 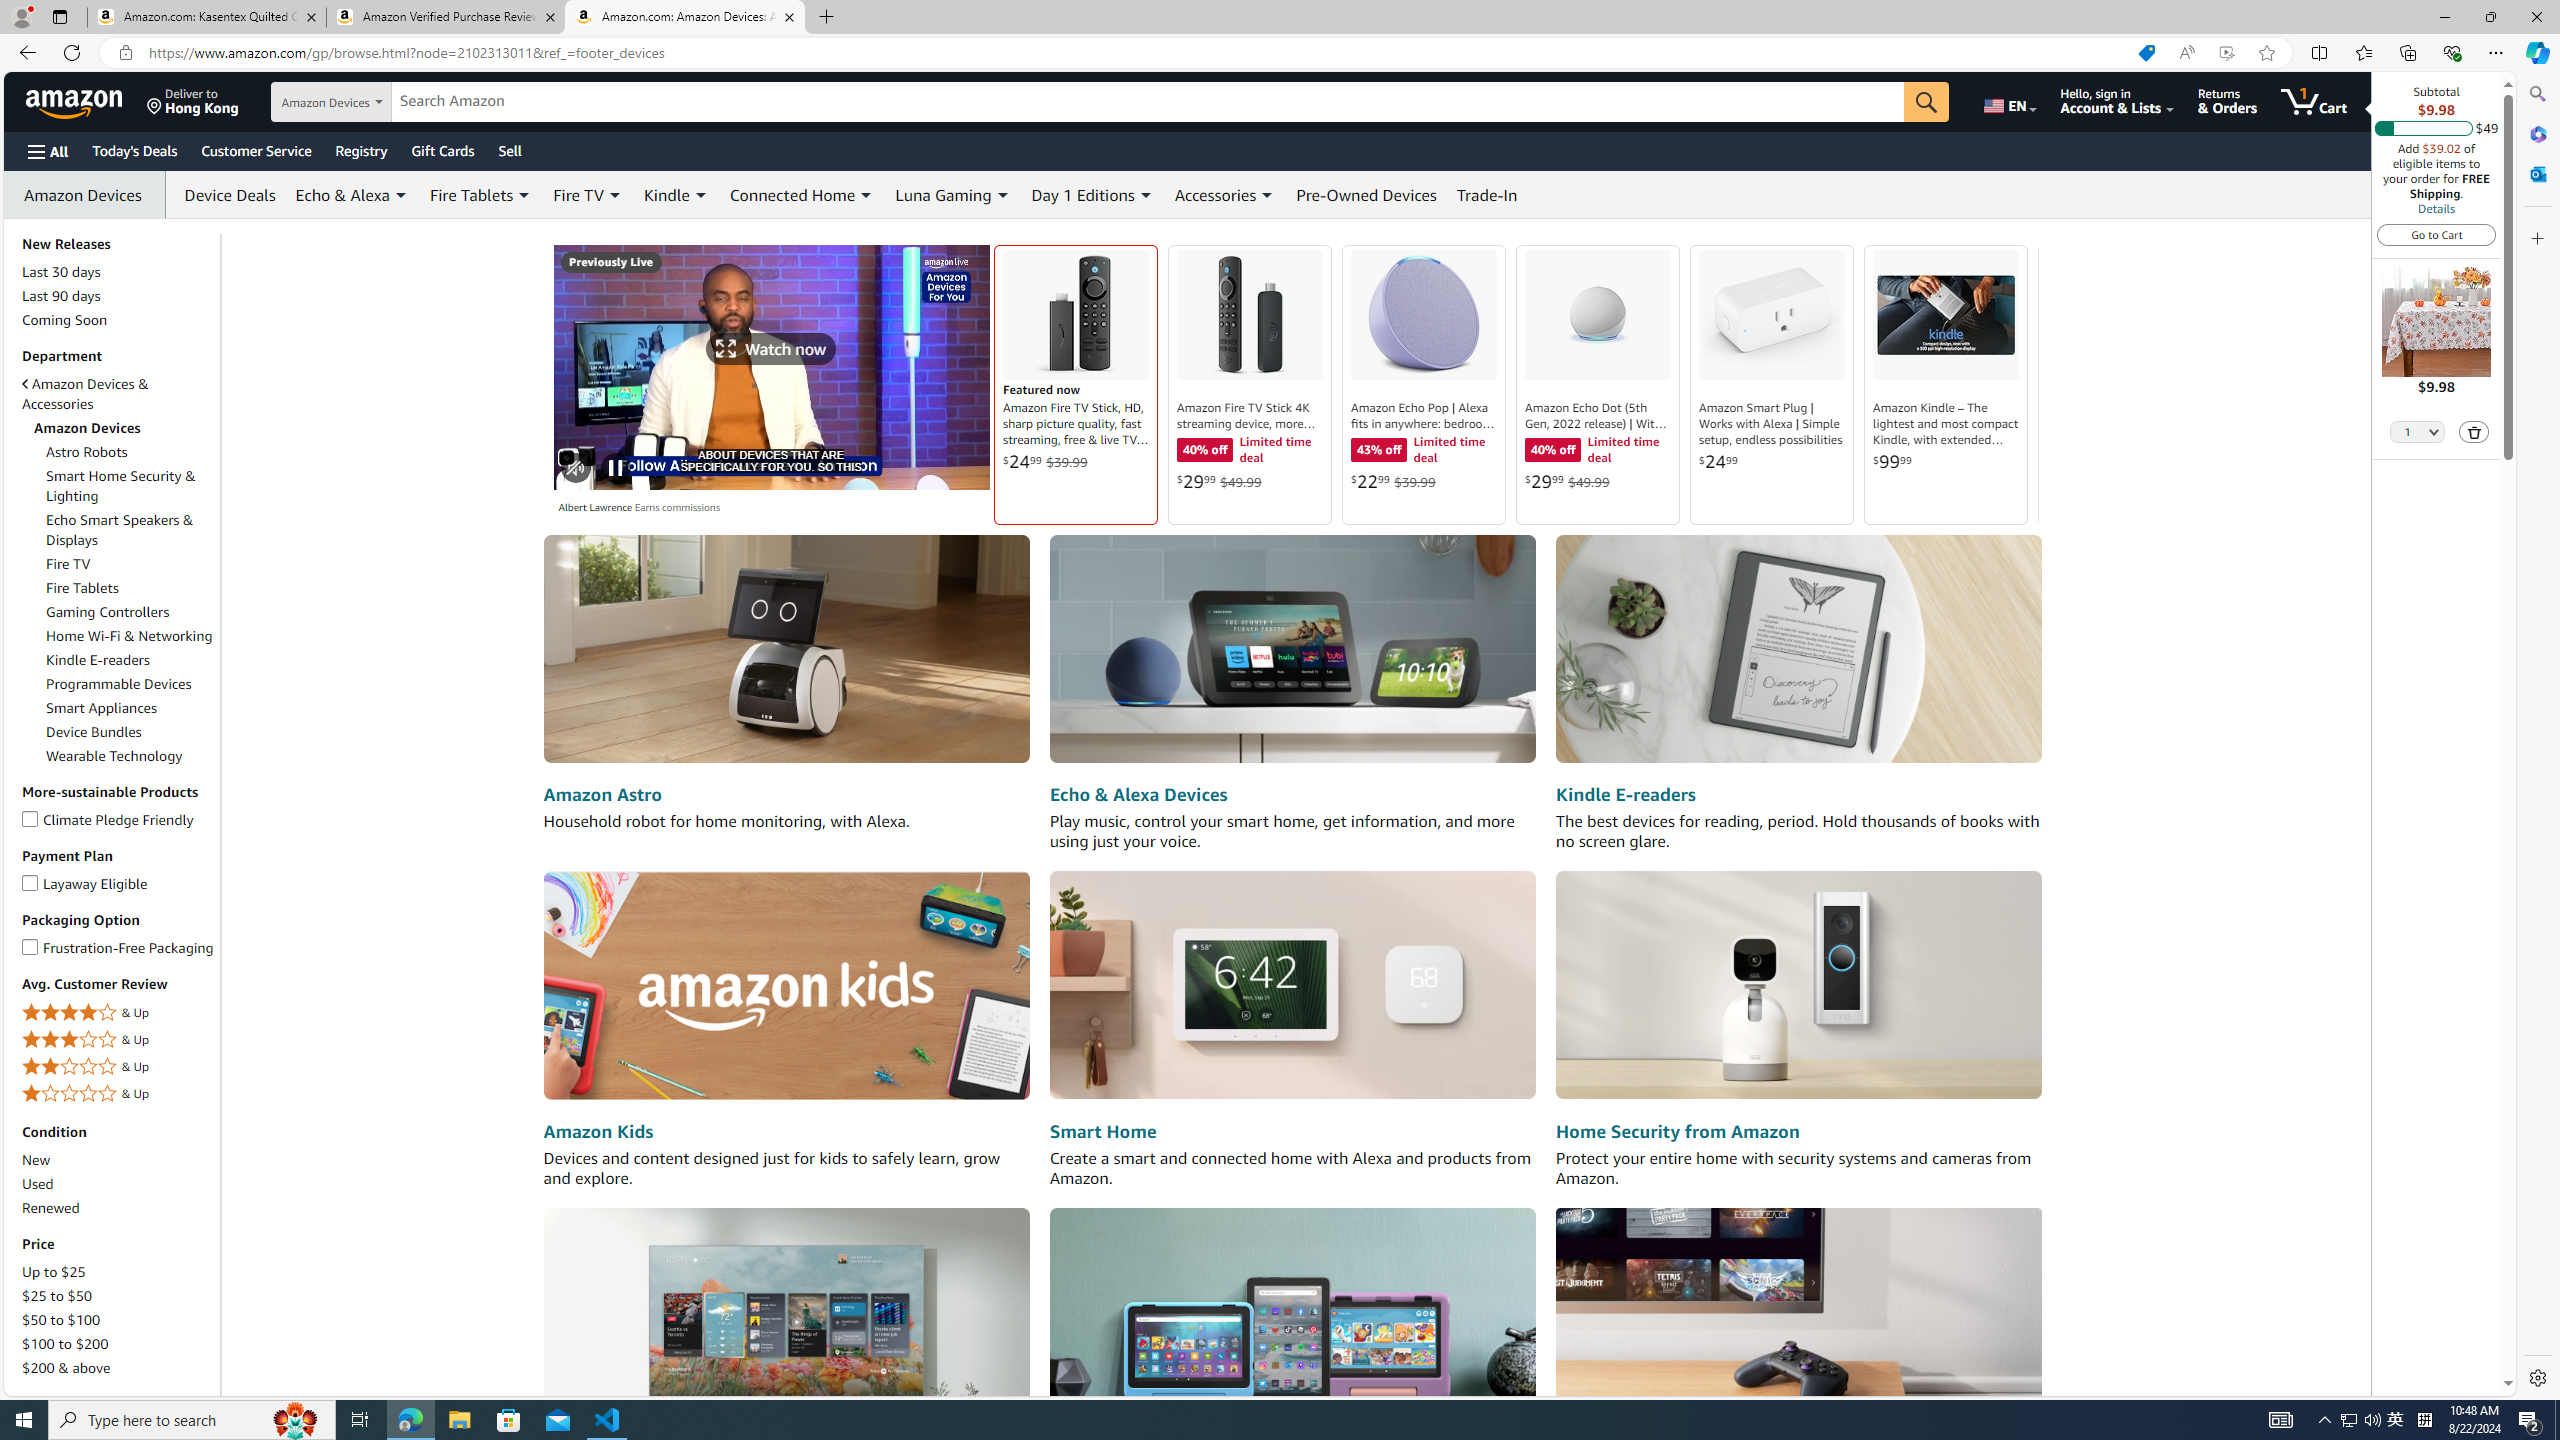 What do you see at coordinates (118, 1271) in the screenshot?
I see `'Up to $25'` at bounding box center [118, 1271].